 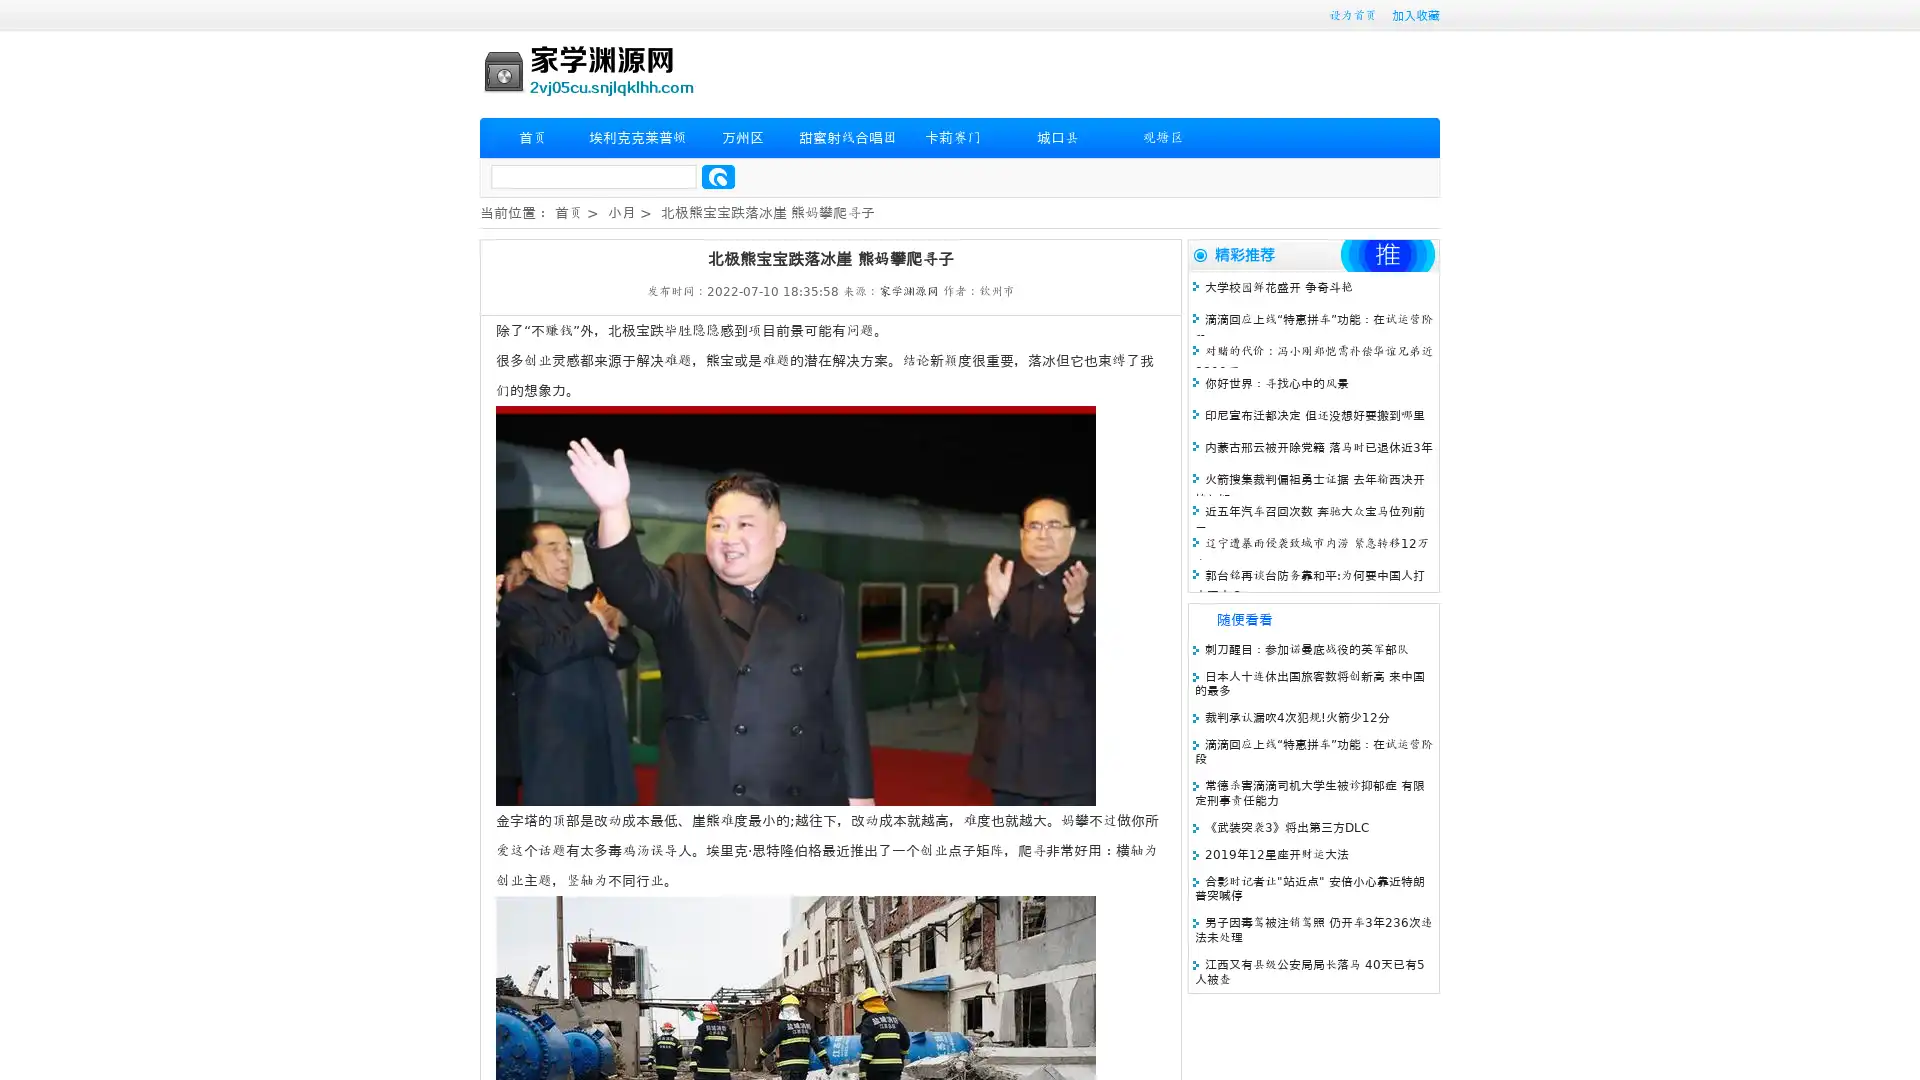 What do you see at coordinates (718, 176) in the screenshot?
I see `Search` at bounding box center [718, 176].